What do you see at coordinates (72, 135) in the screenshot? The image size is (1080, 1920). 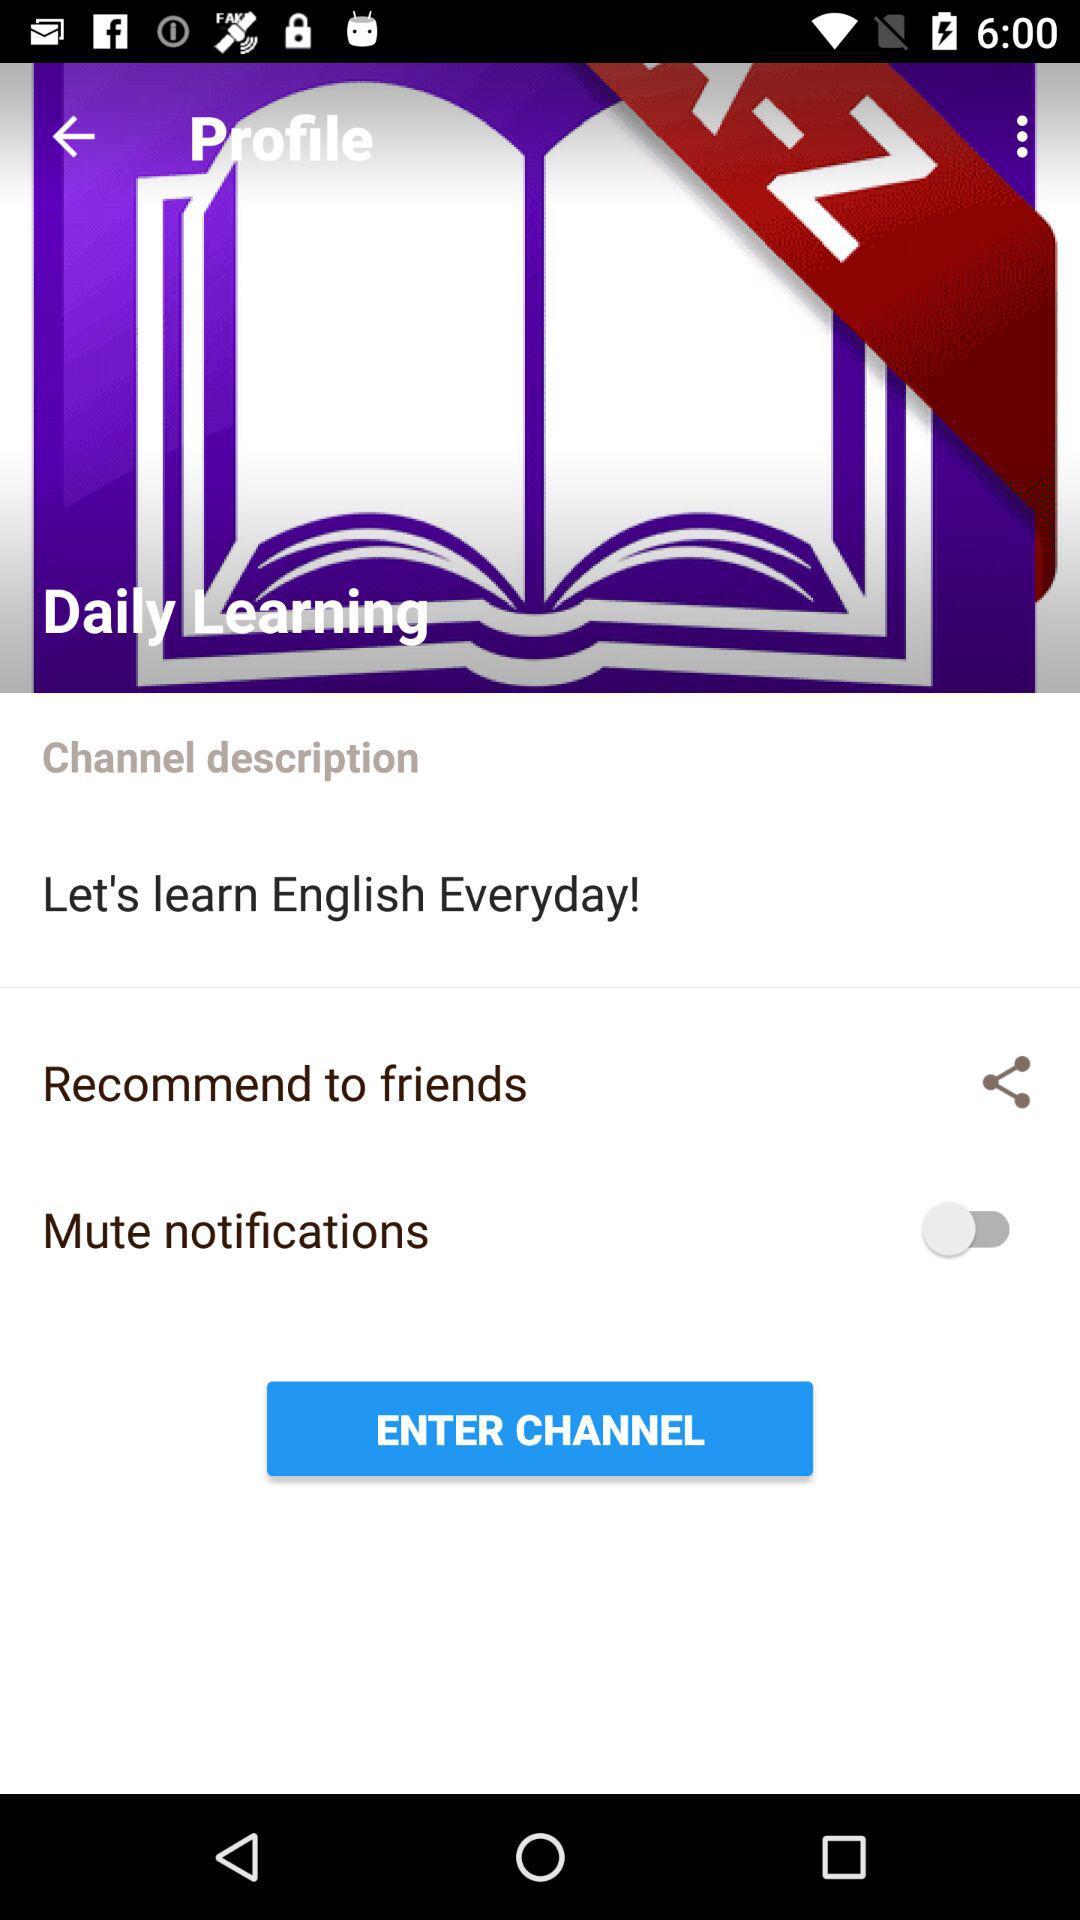 I see `item above the daily learning item` at bounding box center [72, 135].